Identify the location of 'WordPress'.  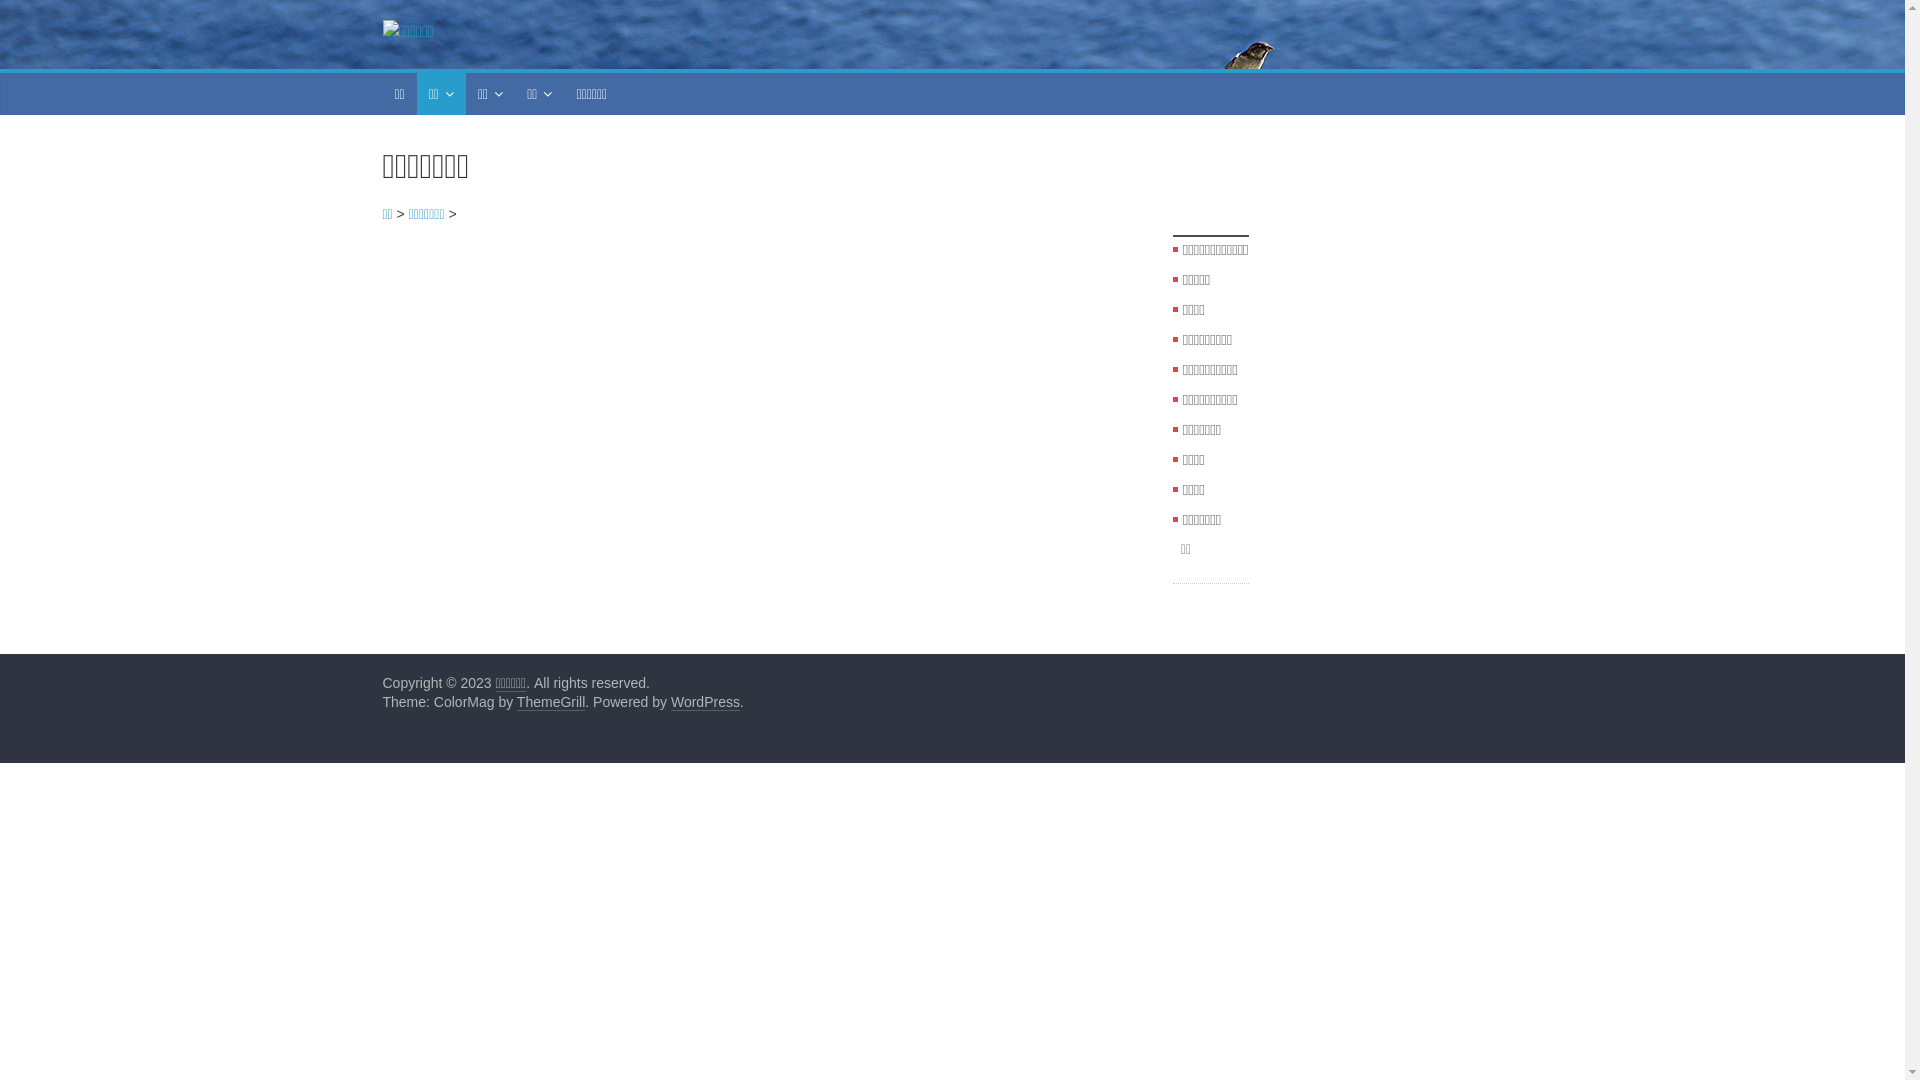
(671, 701).